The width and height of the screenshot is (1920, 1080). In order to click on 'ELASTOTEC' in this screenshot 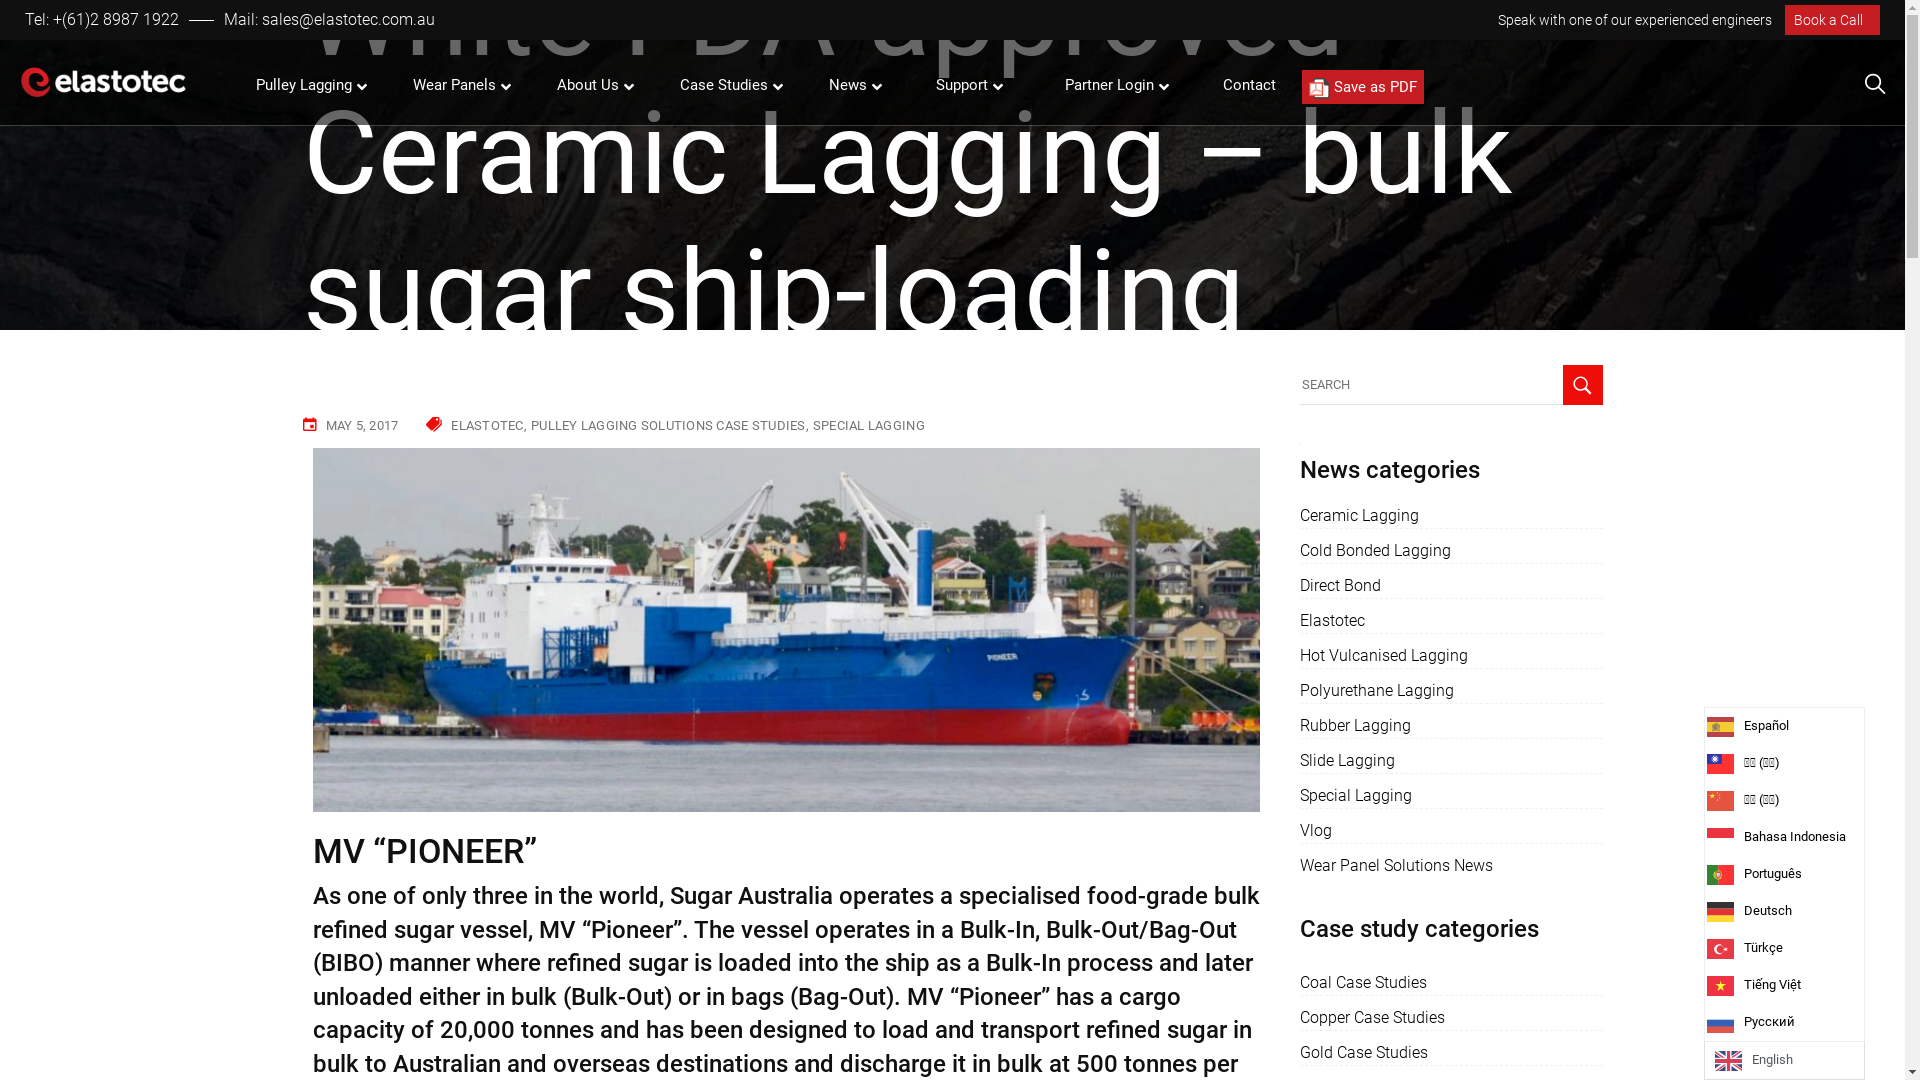, I will do `click(450, 424)`.